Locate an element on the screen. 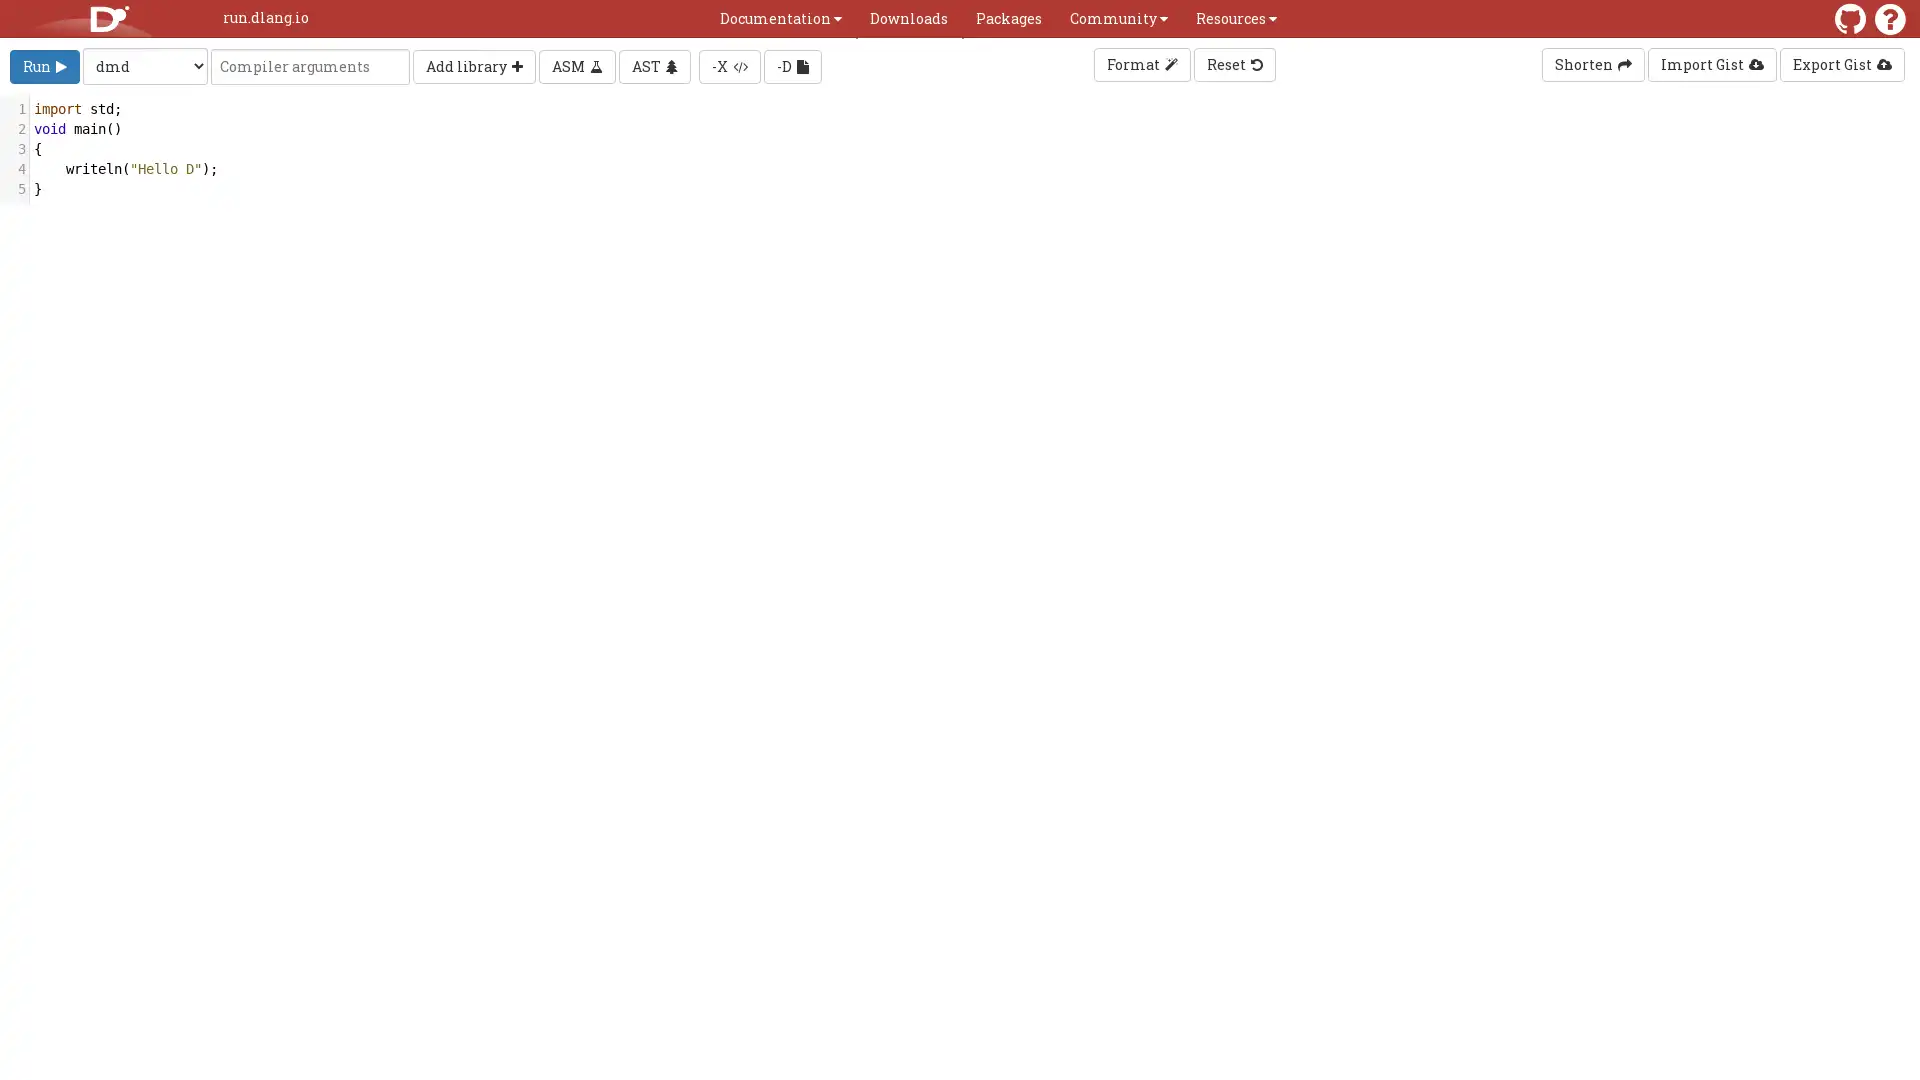 Image resolution: width=1920 pixels, height=1080 pixels. Run is located at coordinates (44, 64).